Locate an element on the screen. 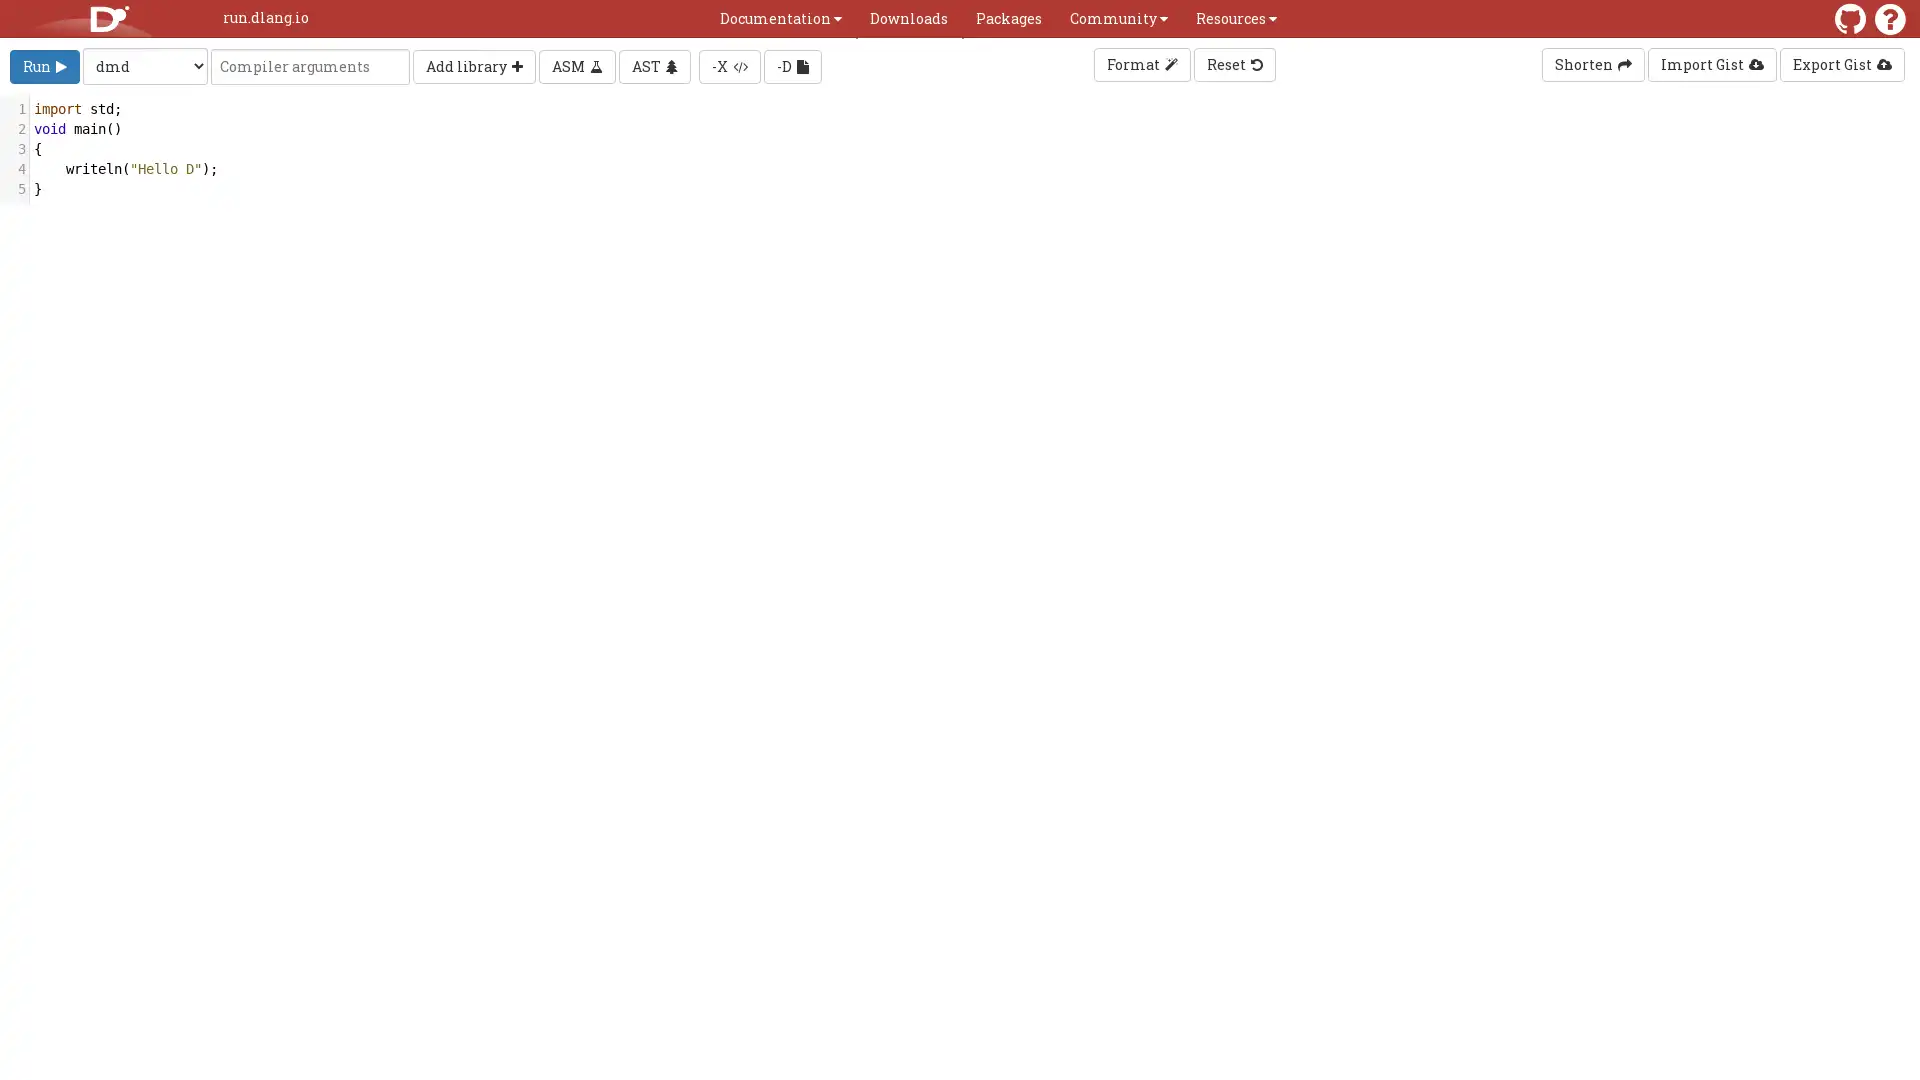 Image resolution: width=1920 pixels, height=1080 pixels. Run is located at coordinates (44, 64).